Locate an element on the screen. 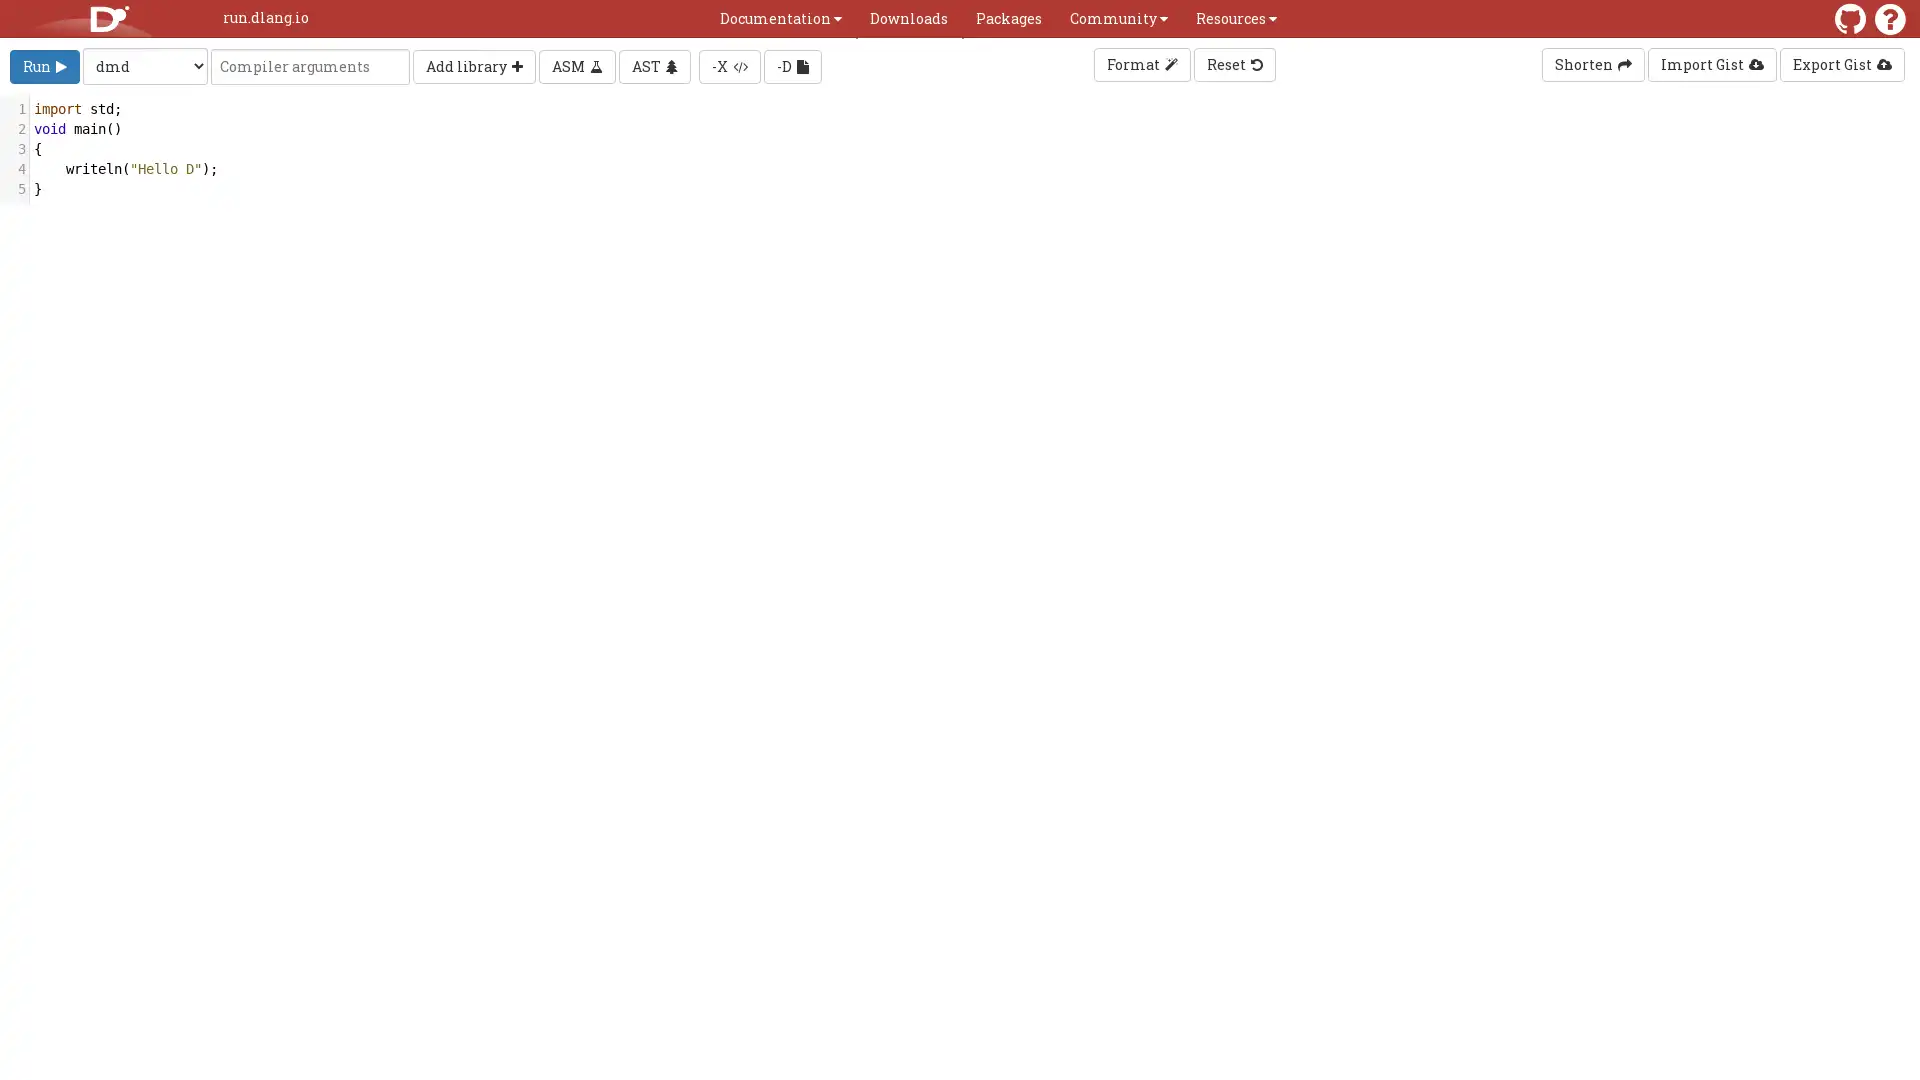 Image resolution: width=1920 pixels, height=1080 pixels. Run is located at coordinates (44, 64).